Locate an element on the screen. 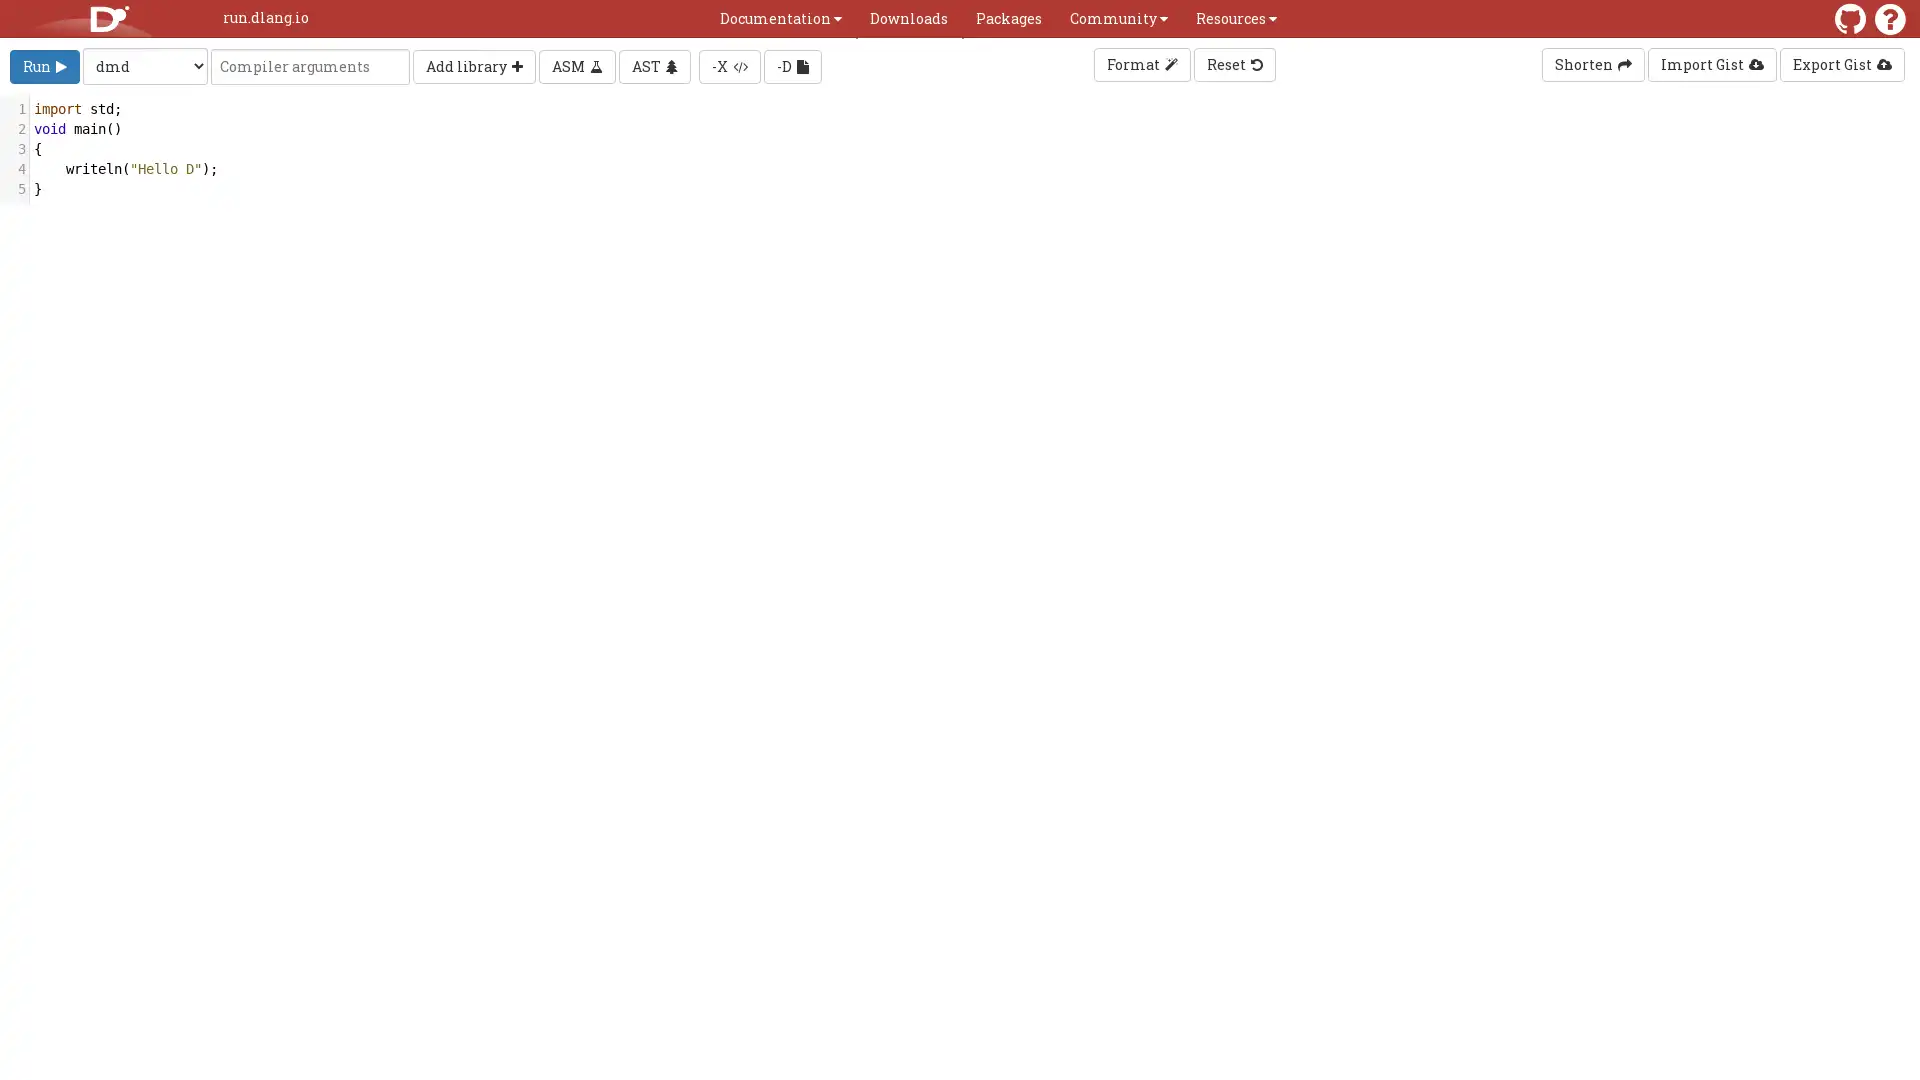 Image resolution: width=1920 pixels, height=1080 pixels. Run is located at coordinates (44, 64).